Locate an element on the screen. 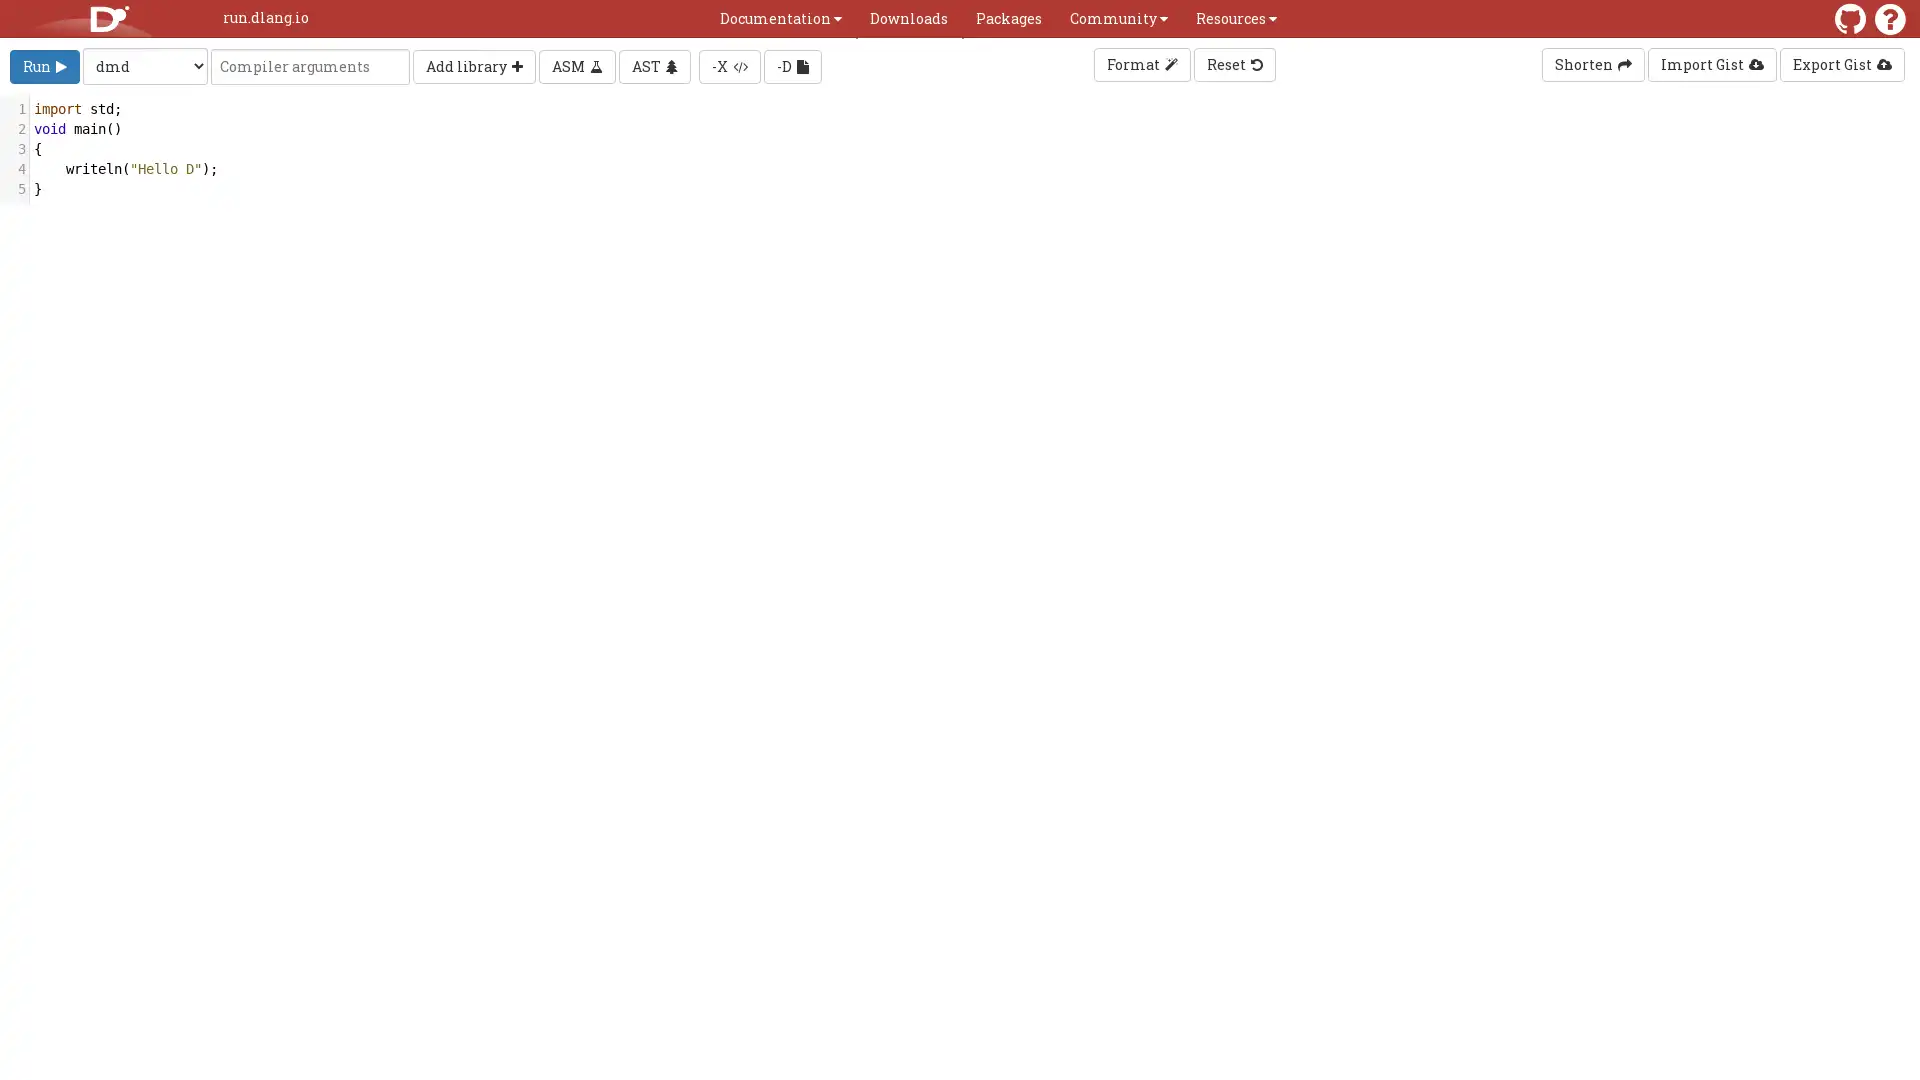 Image resolution: width=1920 pixels, height=1080 pixels. Run is located at coordinates (44, 64).